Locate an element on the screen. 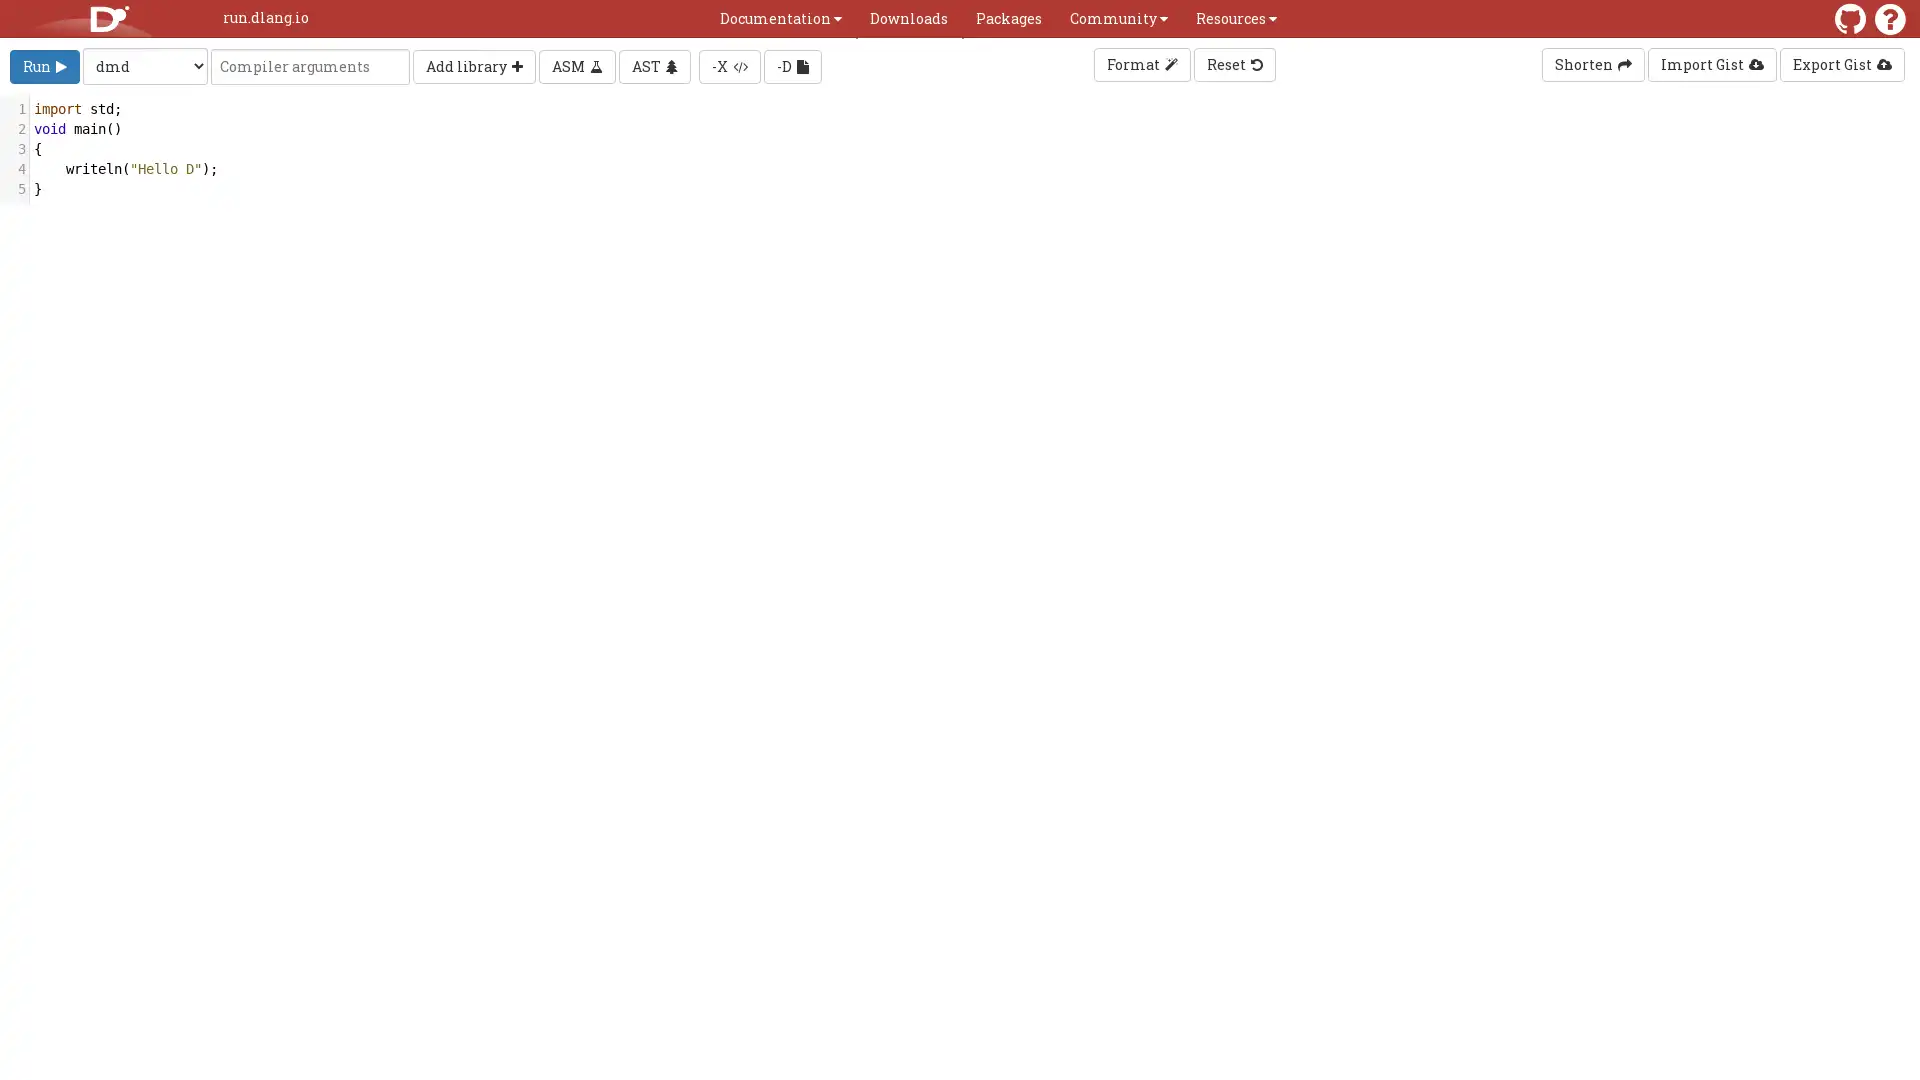 Image resolution: width=1920 pixels, height=1080 pixels. Run is located at coordinates (44, 64).